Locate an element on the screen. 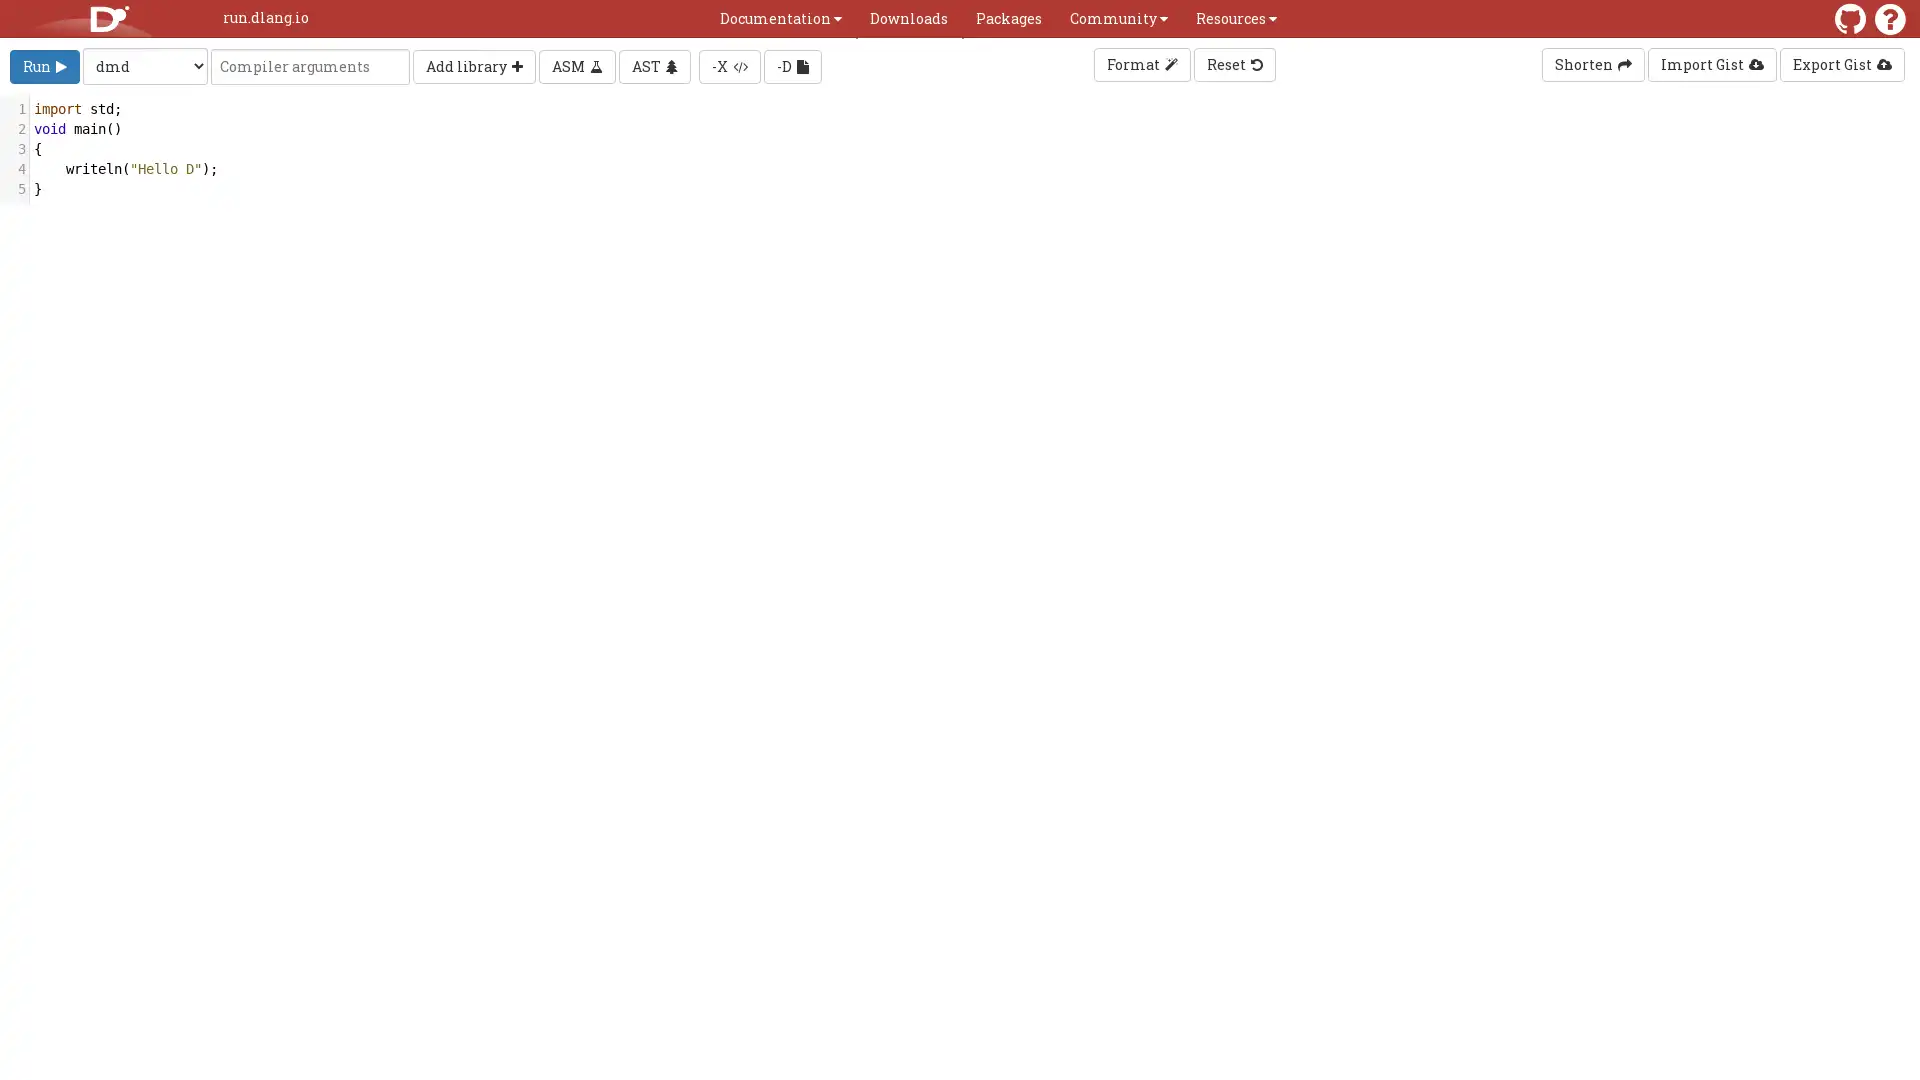 Image resolution: width=1920 pixels, height=1080 pixels. Run is located at coordinates (44, 64).